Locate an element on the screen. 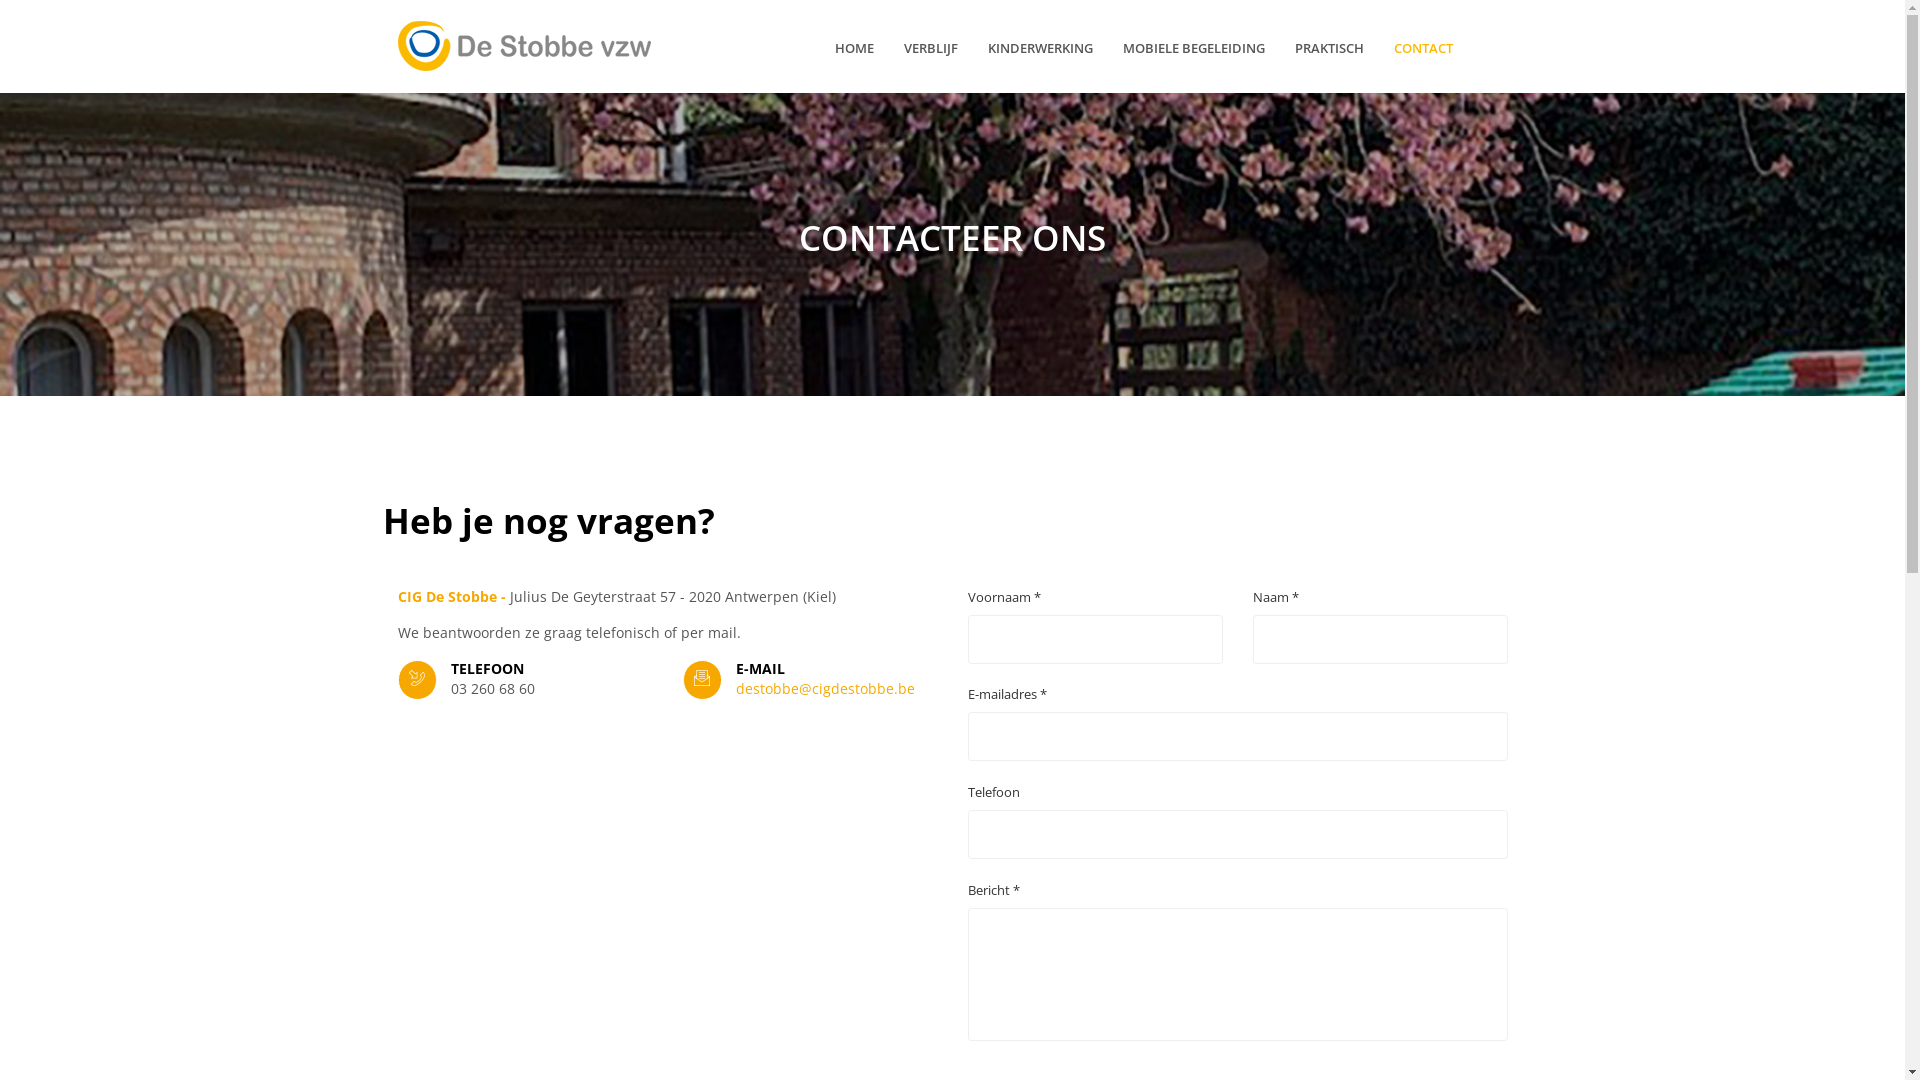 The height and width of the screenshot is (1080, 1920). 'PRAKTISCH' is located at coordinates (1329, 47).